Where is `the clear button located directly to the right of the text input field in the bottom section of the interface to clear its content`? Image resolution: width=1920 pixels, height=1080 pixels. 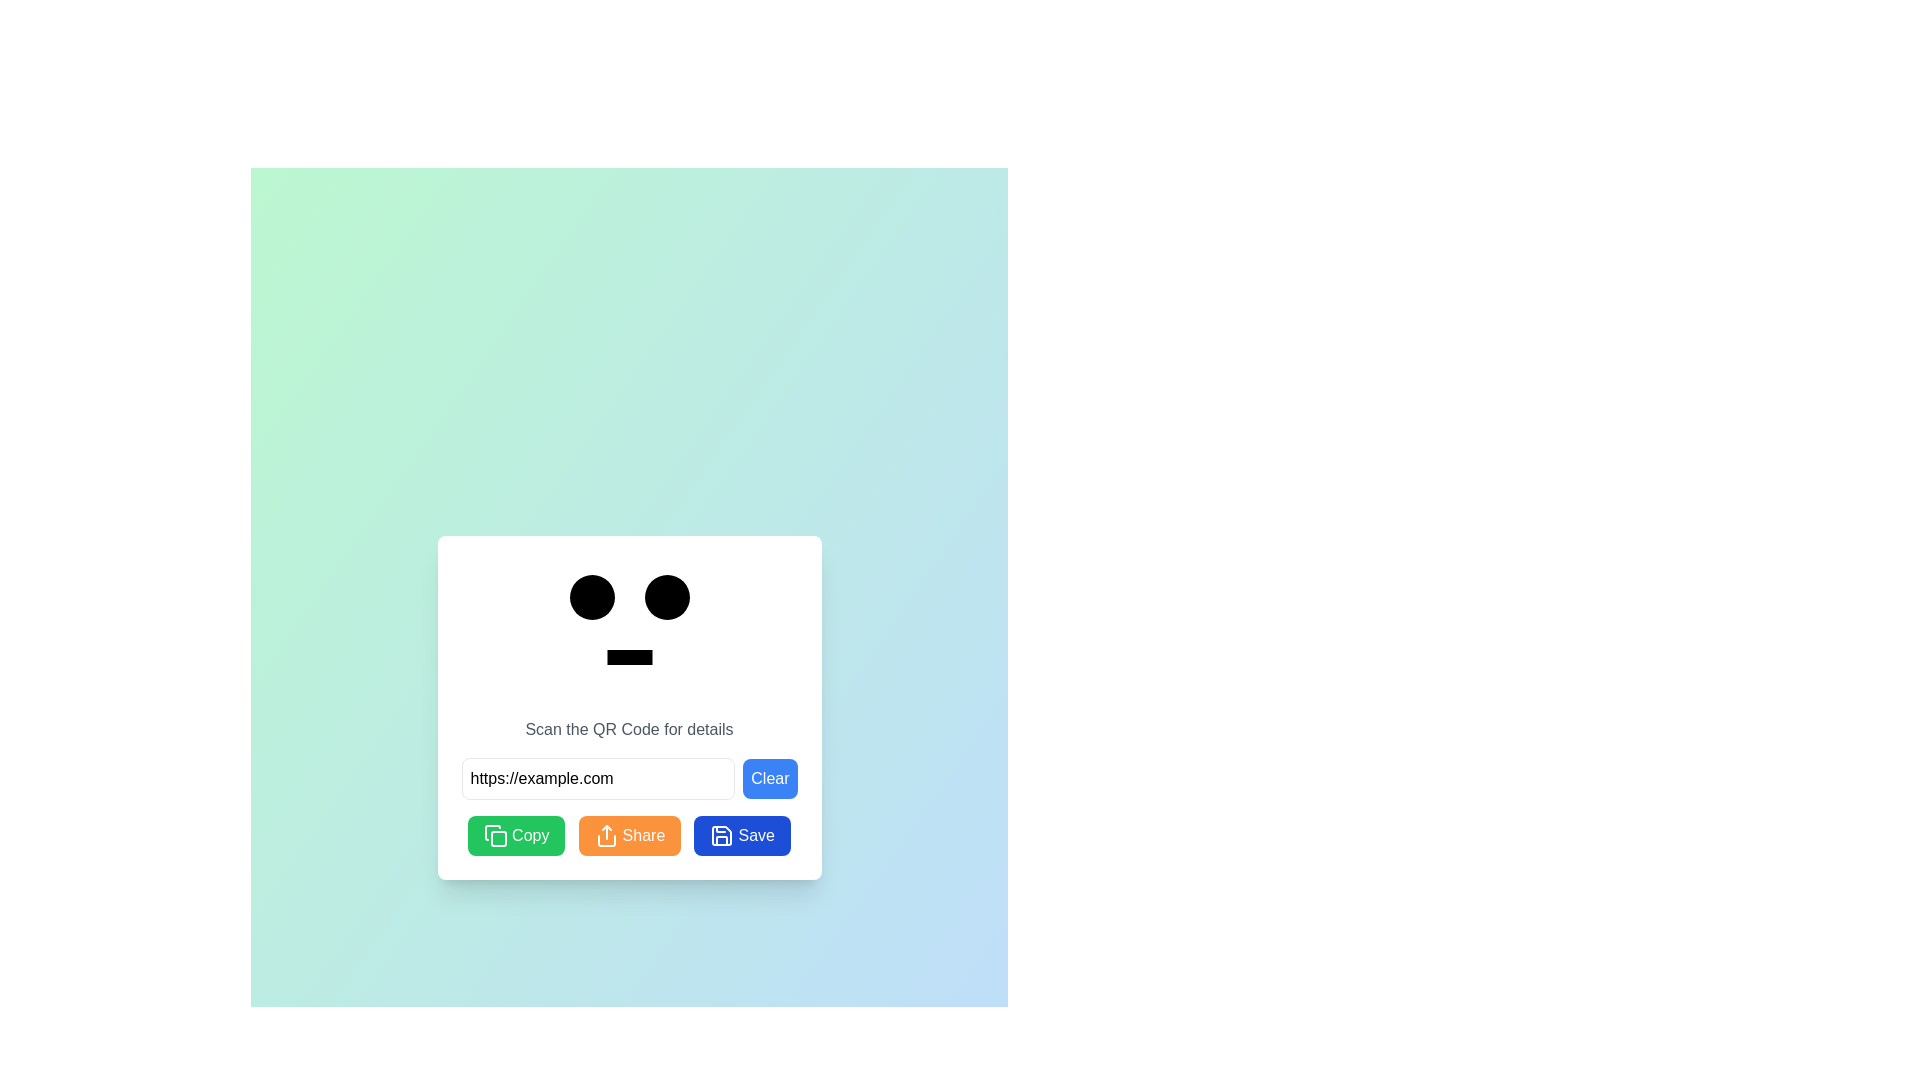
the clear button located directly to the right of the text input field in the bottom section of the interface to clear its content is located at coordinates (769, 778).